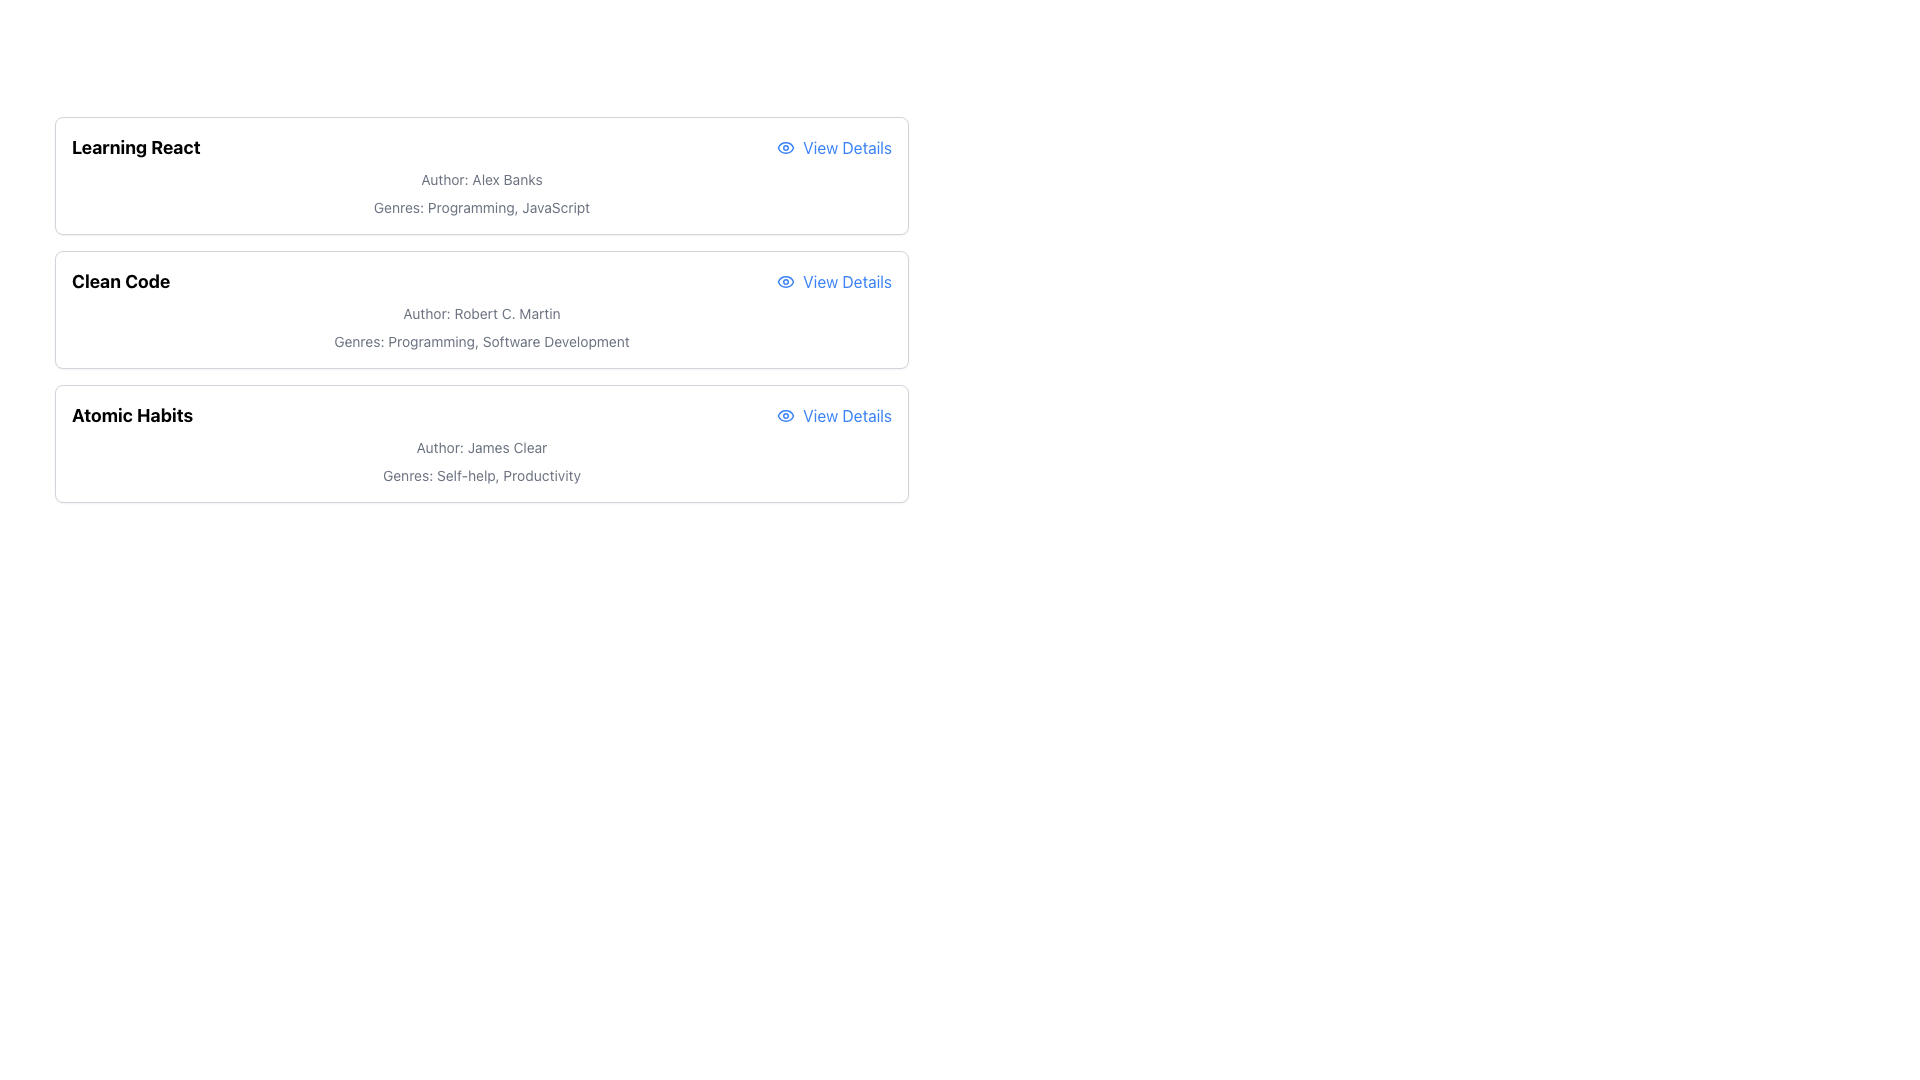  What do you see at coordinates (481, 175) in the screenshot?
I see `the Information Card for the book titled 'Learning React', which is the first card in a vertical list of three cards` at bounding box center [481, 175].